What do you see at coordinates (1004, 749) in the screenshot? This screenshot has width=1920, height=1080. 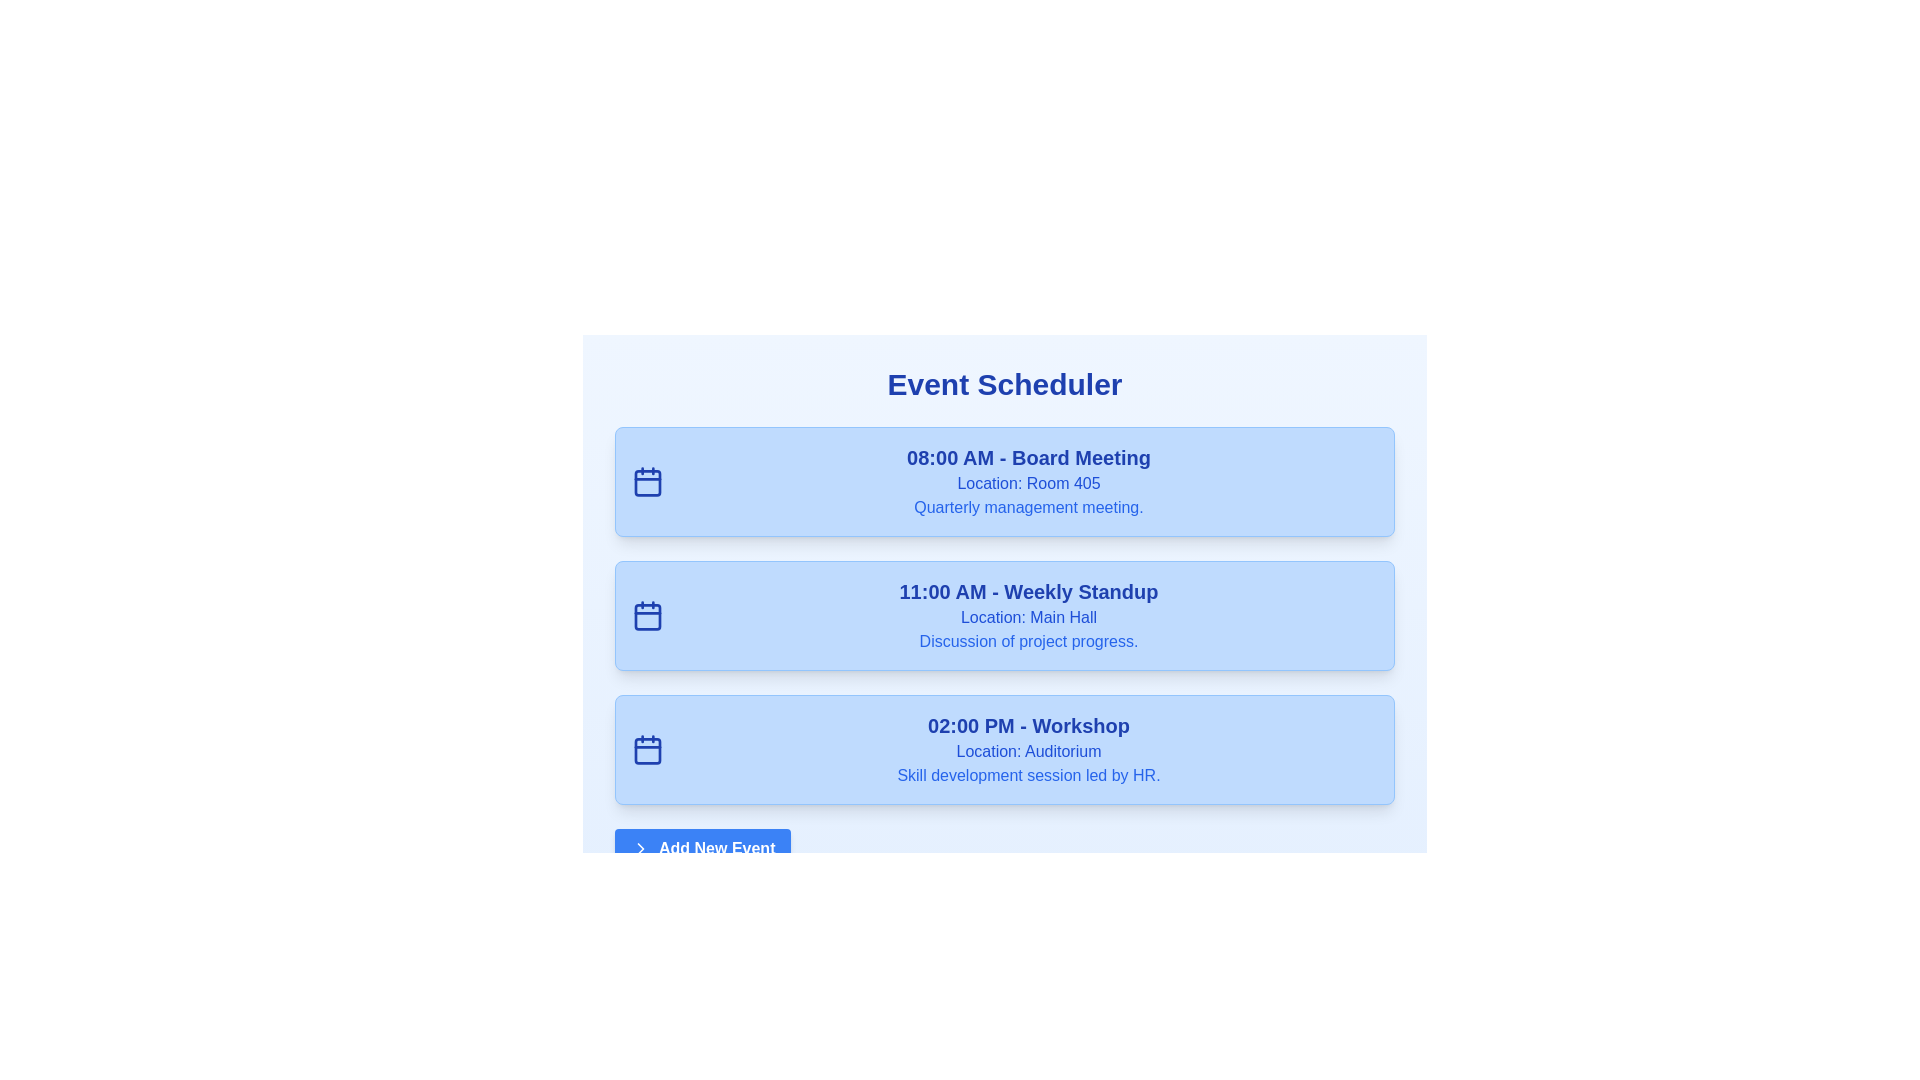 I see `the third informational card in the vertical list, which has a blue background and contains a calendar icon` at bounding box center [1004, 749].